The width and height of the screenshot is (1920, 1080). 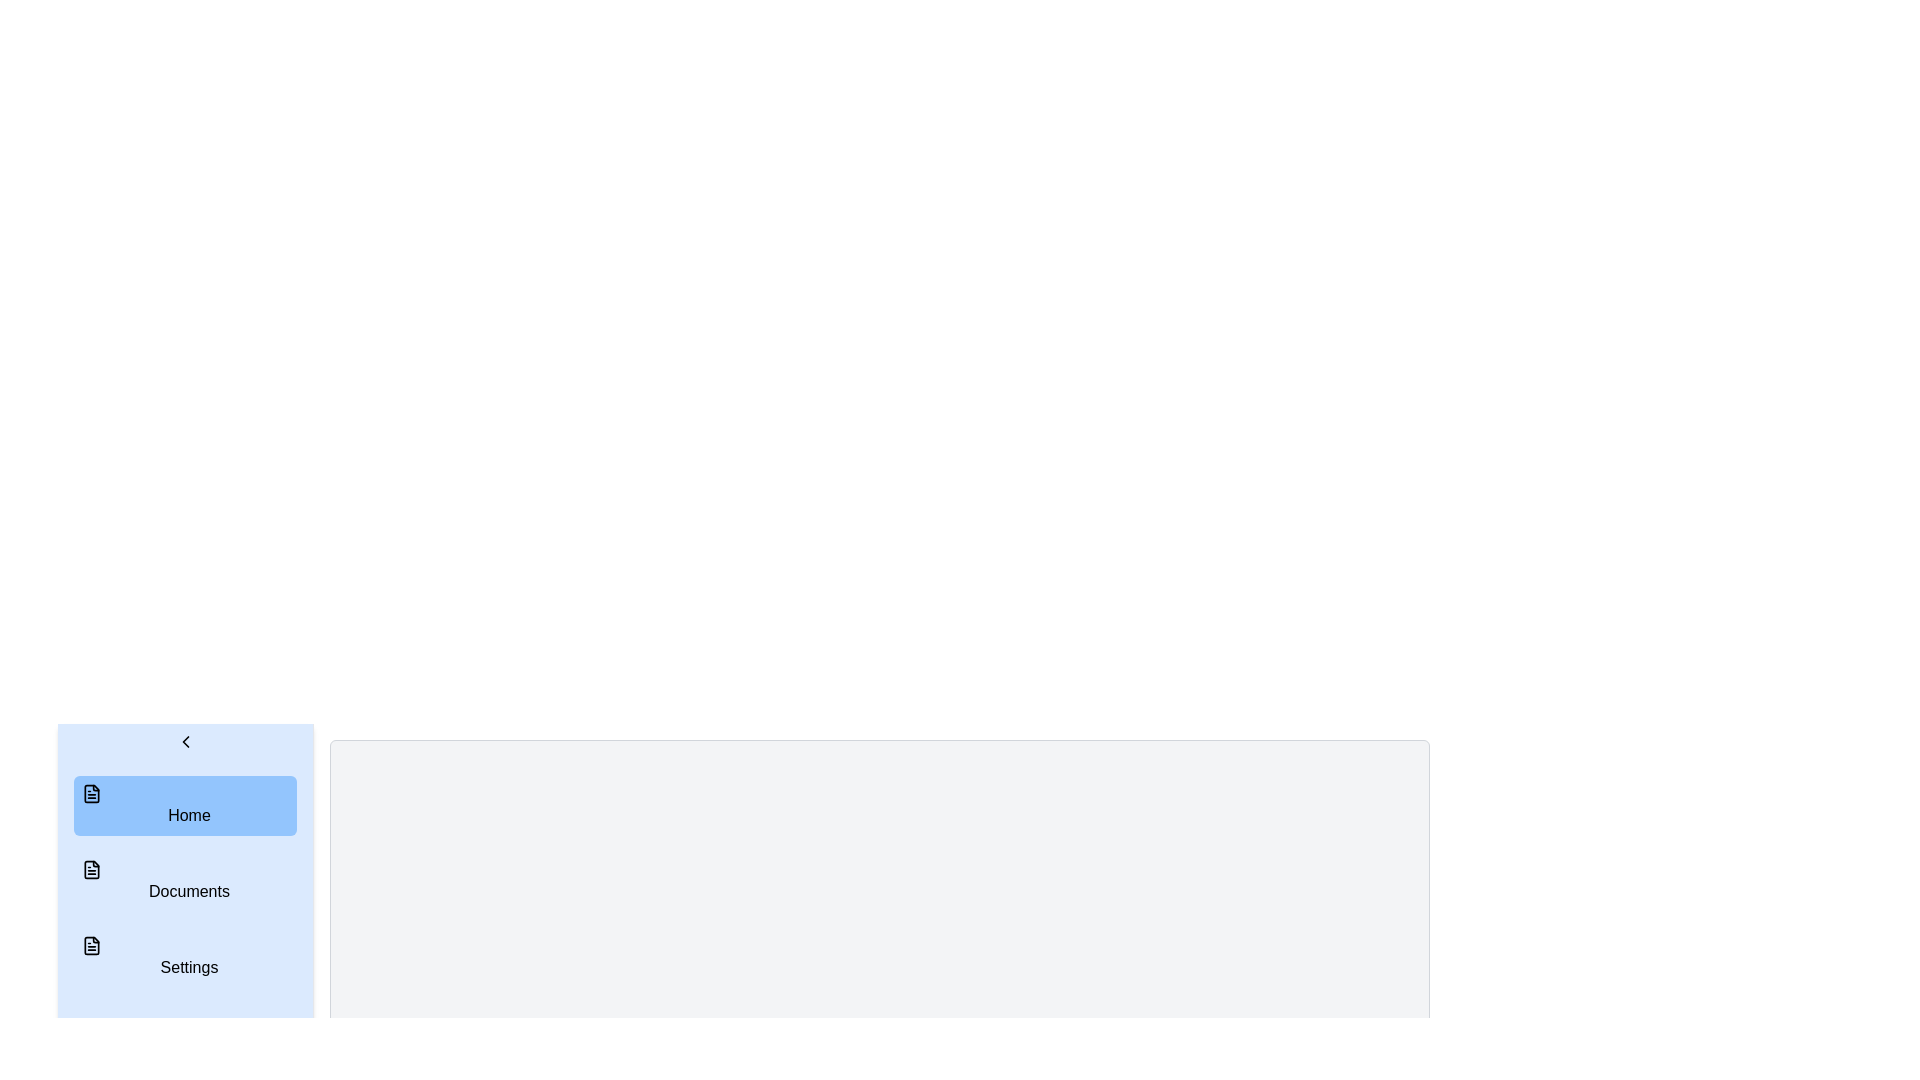 What do you see at coordinates (189, 815) in the screenshot?
I see `the text label displaying 'Home' which is styled in capitalized format and positioned within a highlighted blue rectangular background in the vertical navigation menu` at bounding box center [189, 815].